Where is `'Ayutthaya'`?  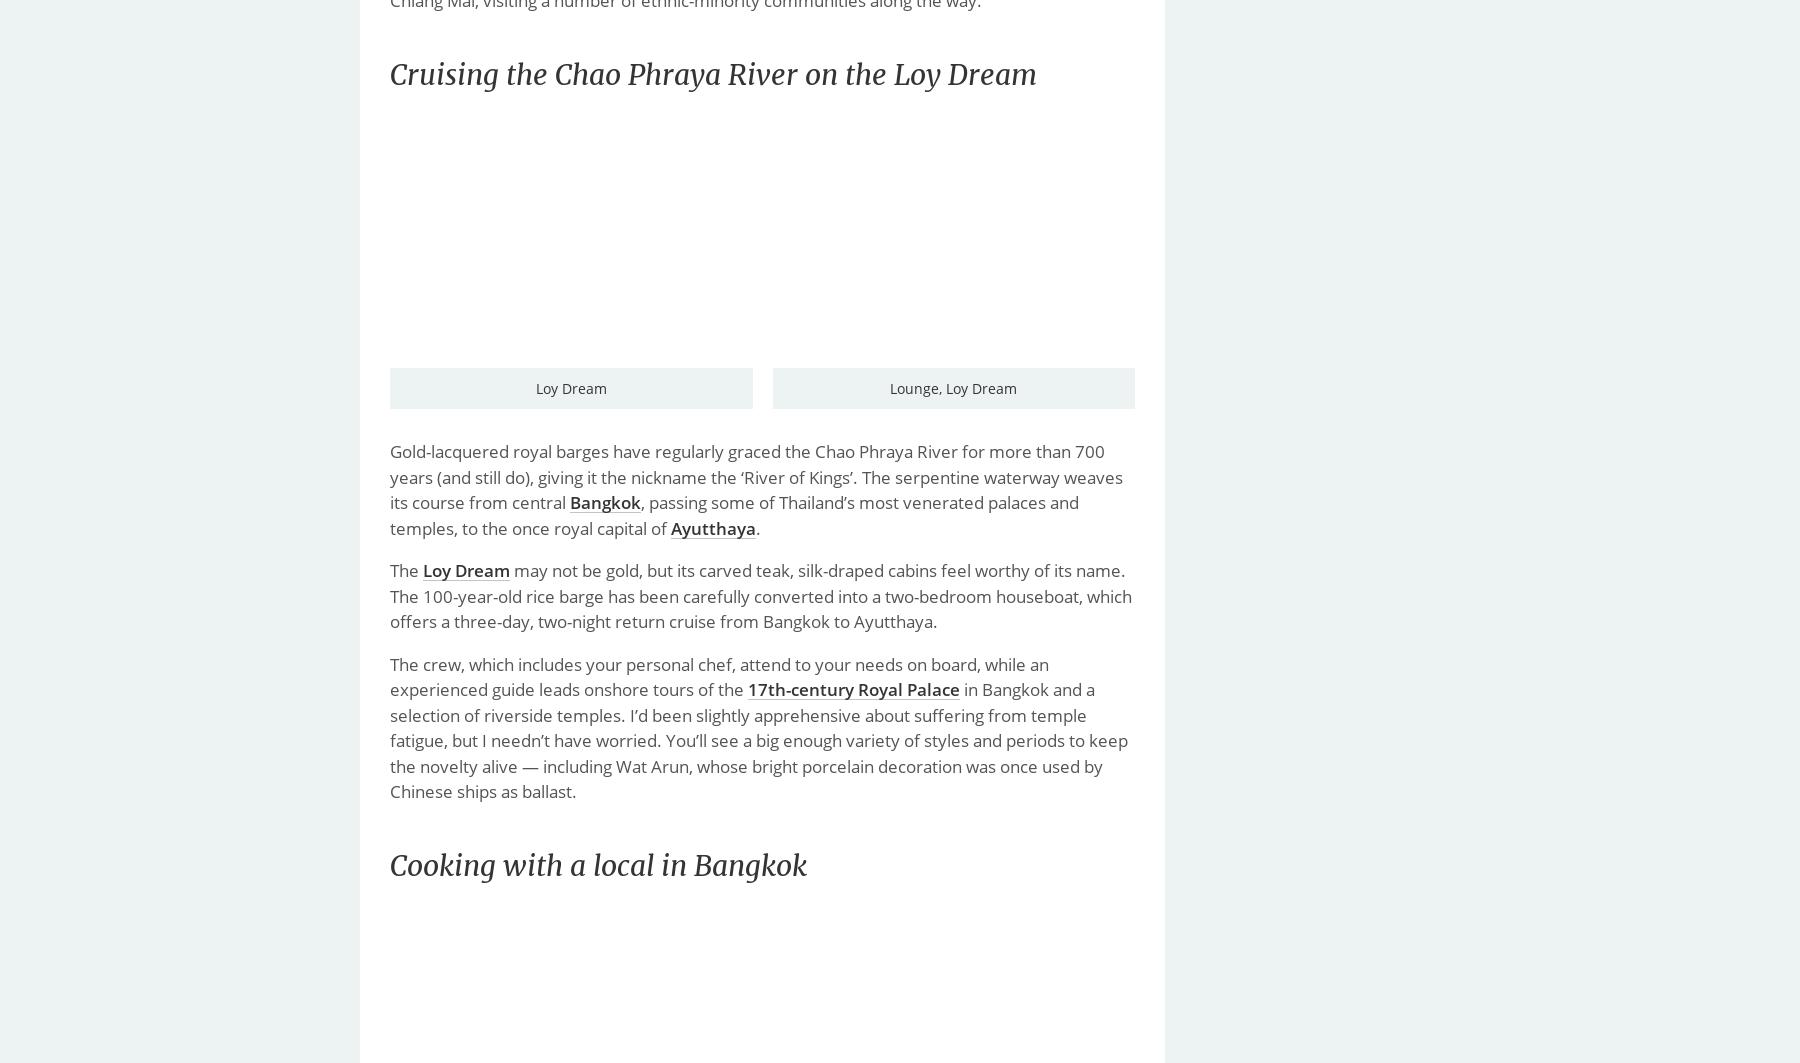 'Ayutthaya' is located at coordinates (671, 527).